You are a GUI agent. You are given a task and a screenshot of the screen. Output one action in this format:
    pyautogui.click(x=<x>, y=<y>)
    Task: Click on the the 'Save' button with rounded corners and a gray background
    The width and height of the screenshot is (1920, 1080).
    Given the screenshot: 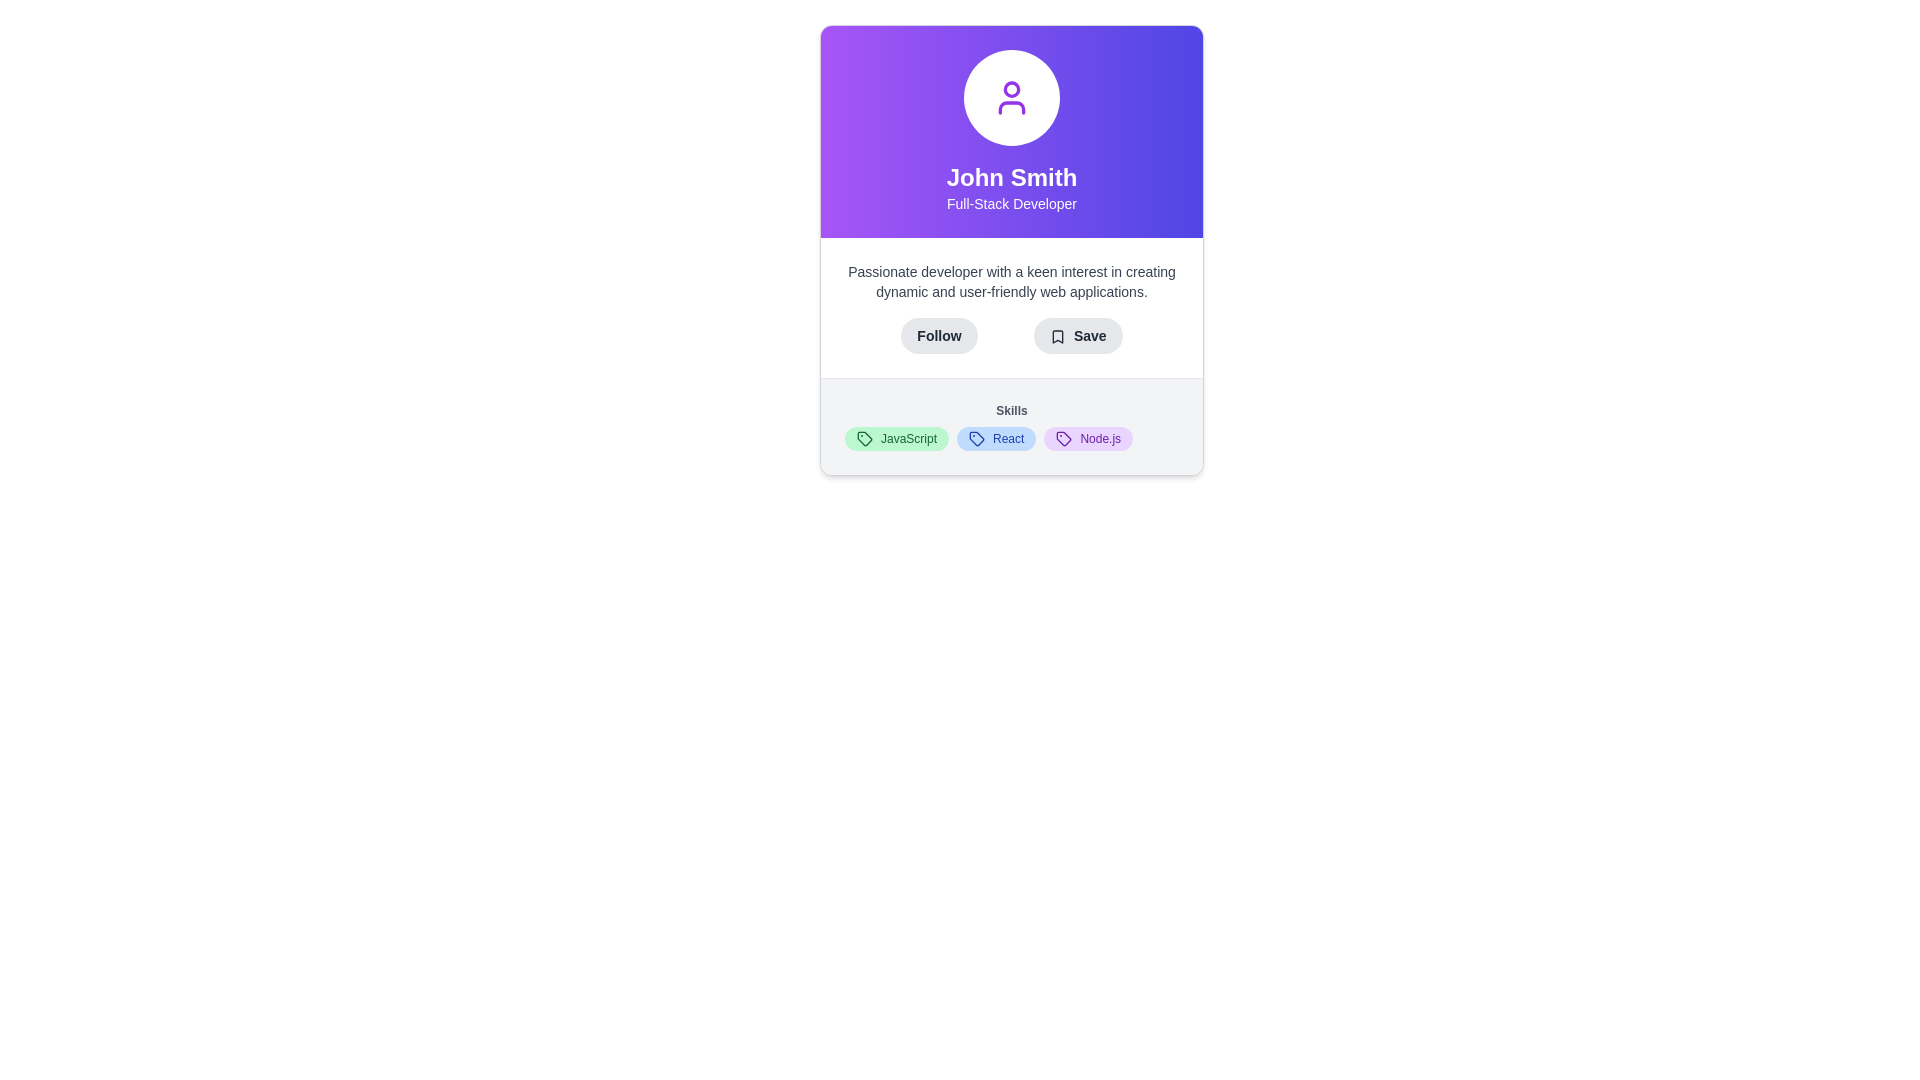 What is the action you would take?
    pyautogui.click(x=1077, y=334)
    